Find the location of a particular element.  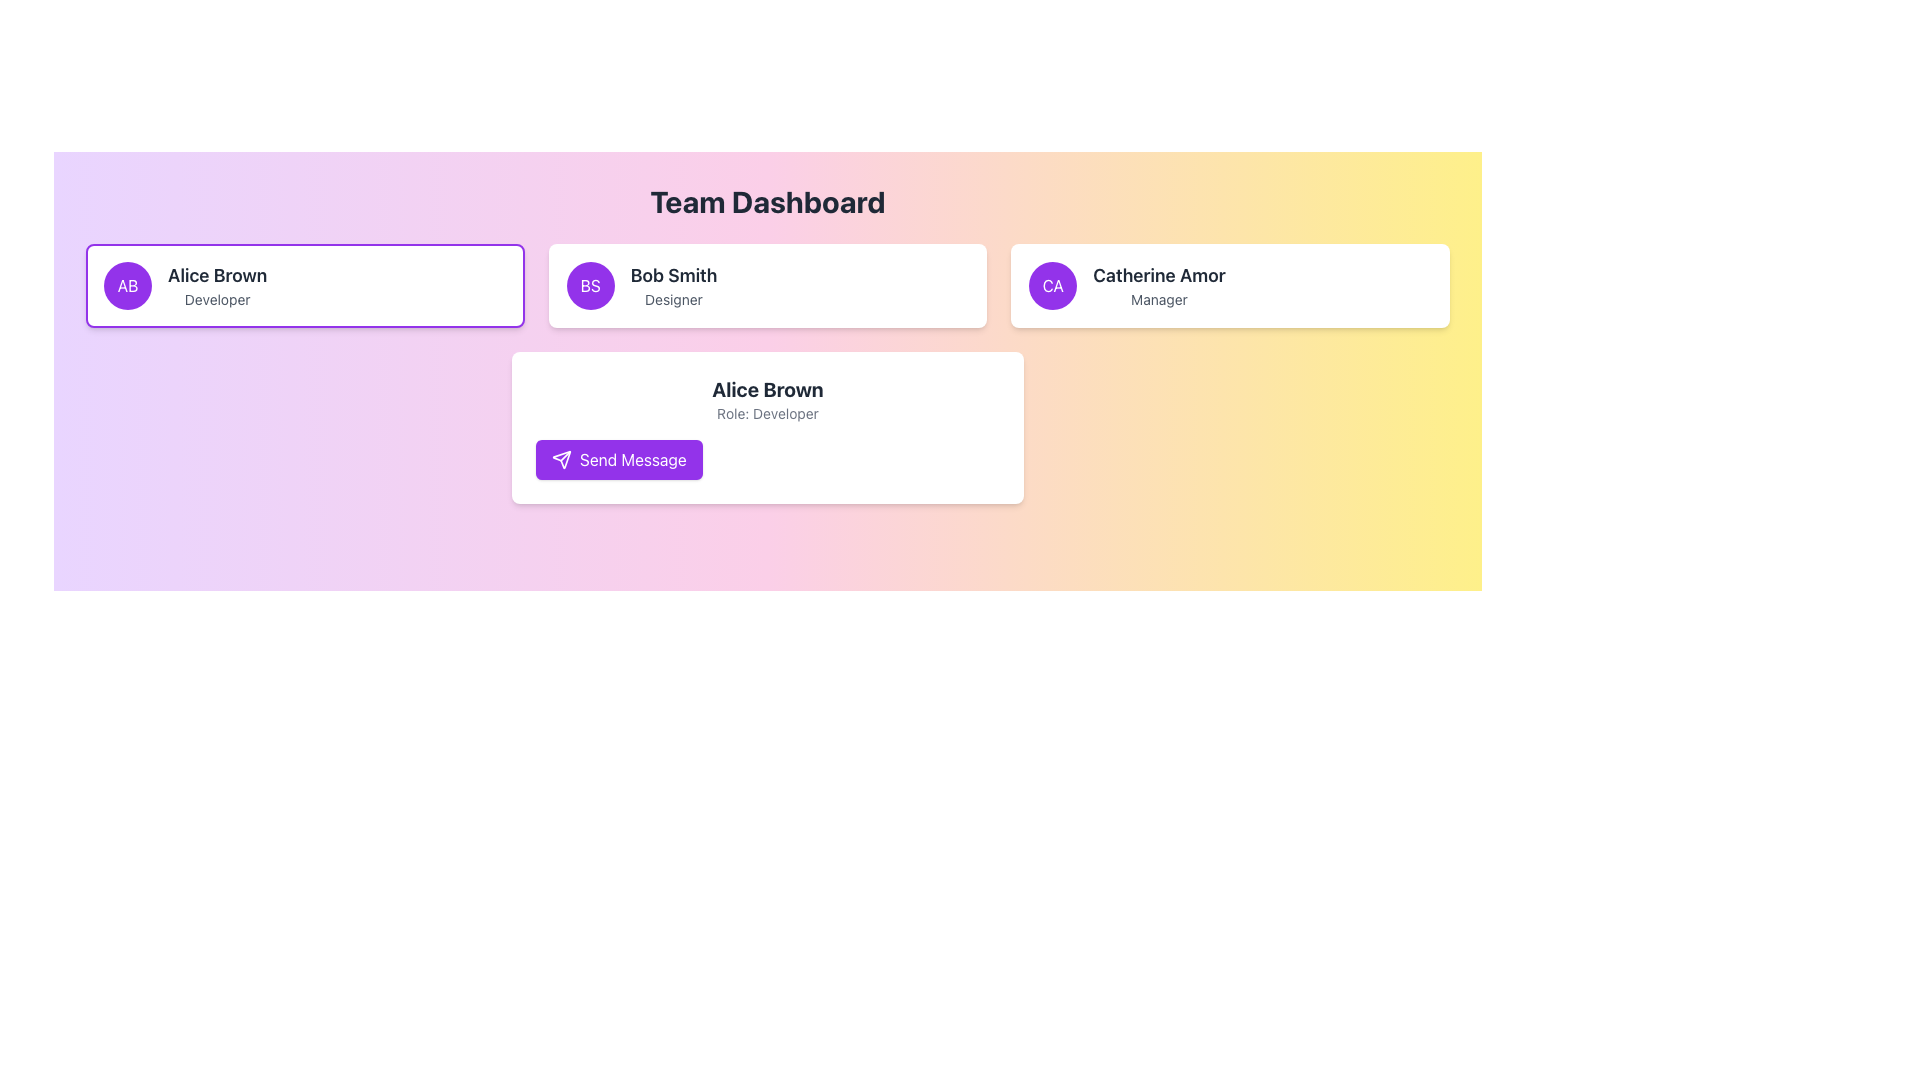

the text label displaying the name 'Catherine Amor', which is positioned above the text 'Manager' and aligned with a purple circular icon with initials 'CA' is located at coordinates (1159, 276).